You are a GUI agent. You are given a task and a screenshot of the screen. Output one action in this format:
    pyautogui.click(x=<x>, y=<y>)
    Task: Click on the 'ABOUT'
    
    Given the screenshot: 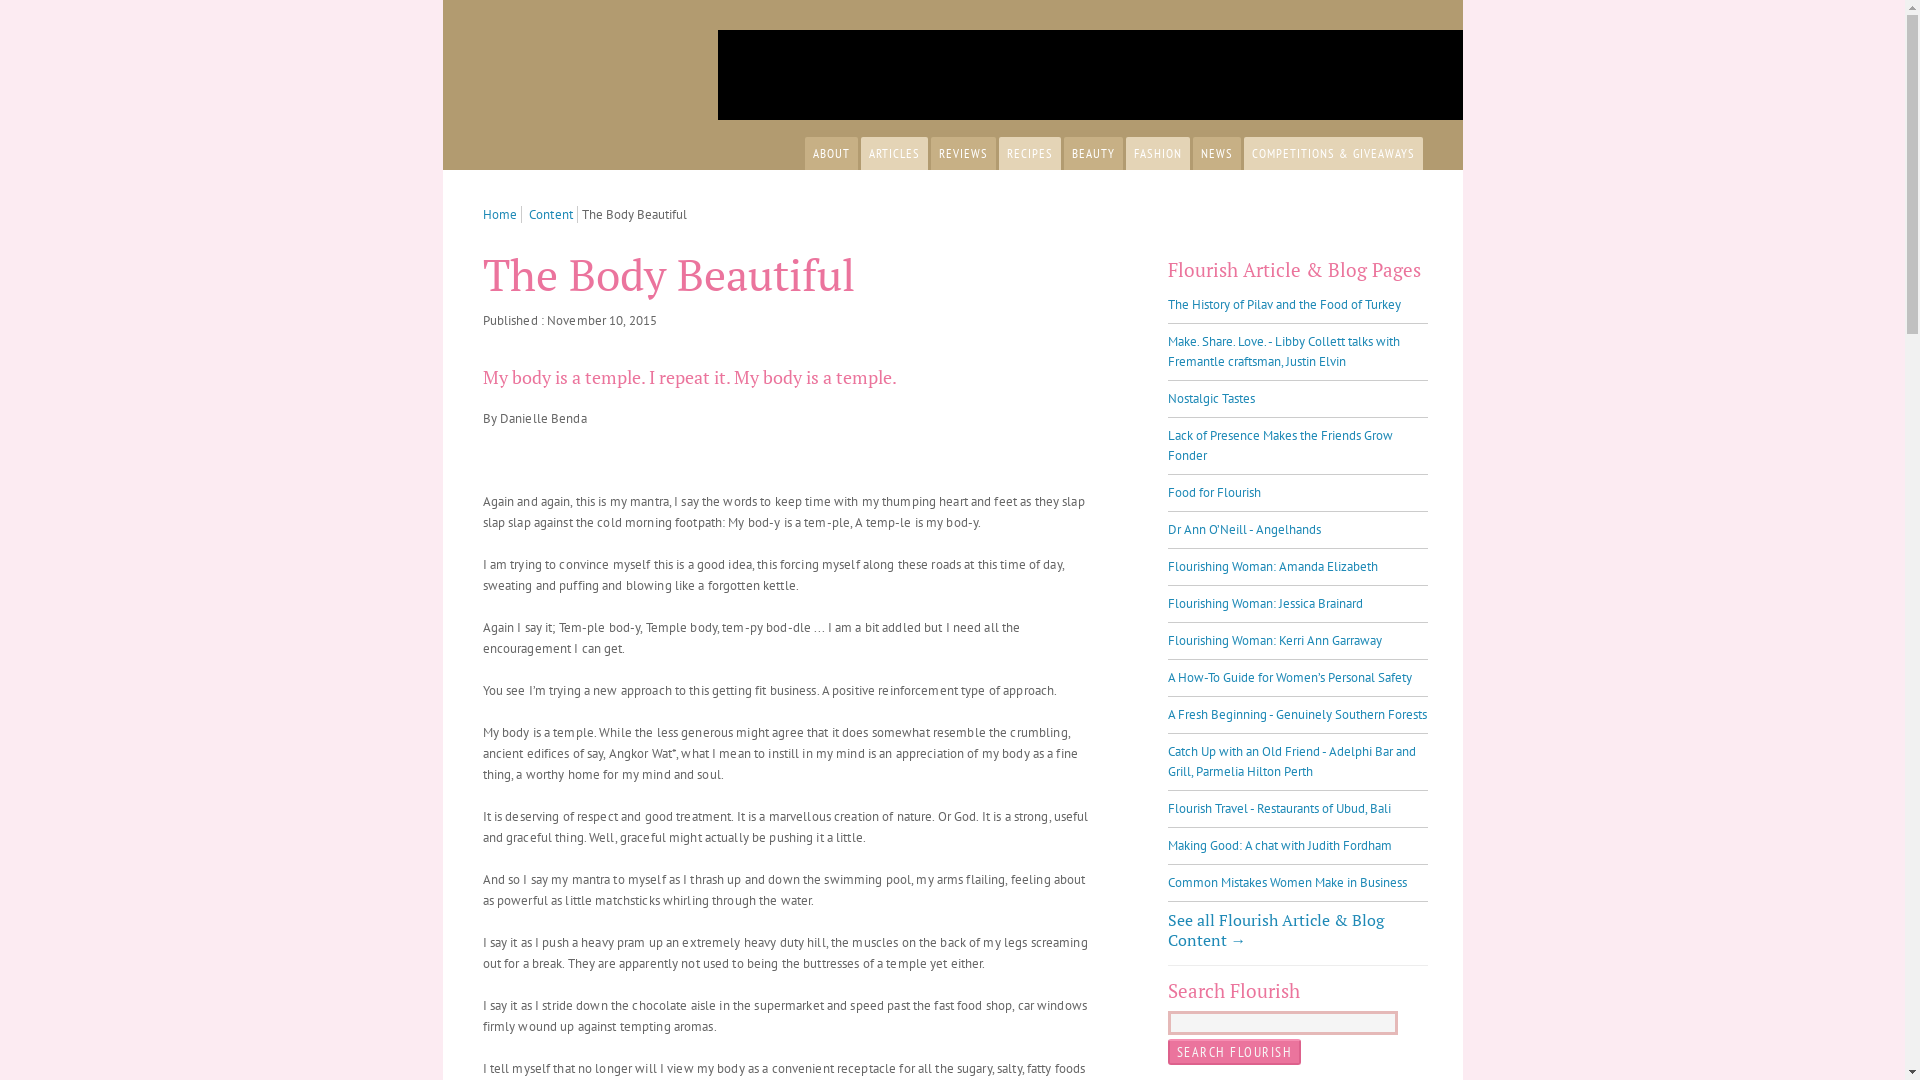 What is the action you would take?
    pyautogui.click(x=830, y=152)
    